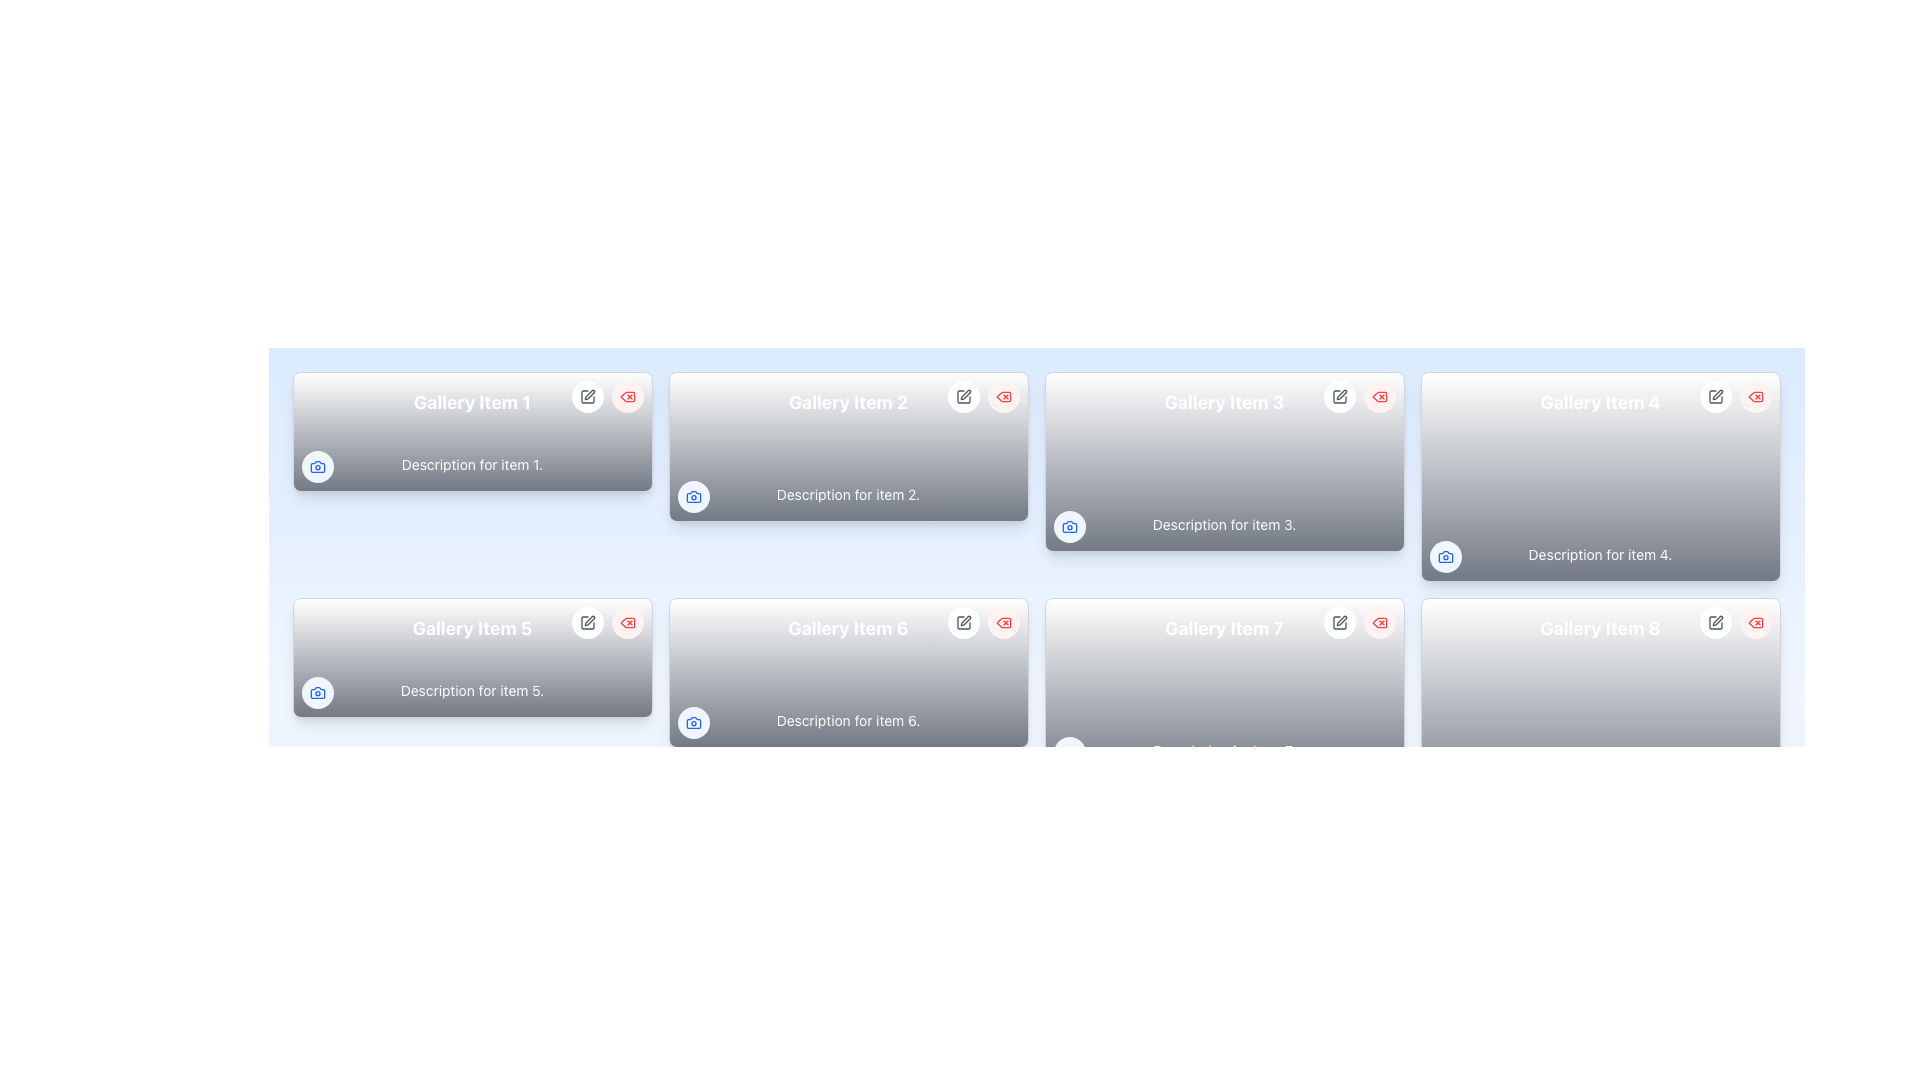  I want to click on the edit icon located at the top right corner of the 'Gallery Item 3' card, so click(1341, 394).